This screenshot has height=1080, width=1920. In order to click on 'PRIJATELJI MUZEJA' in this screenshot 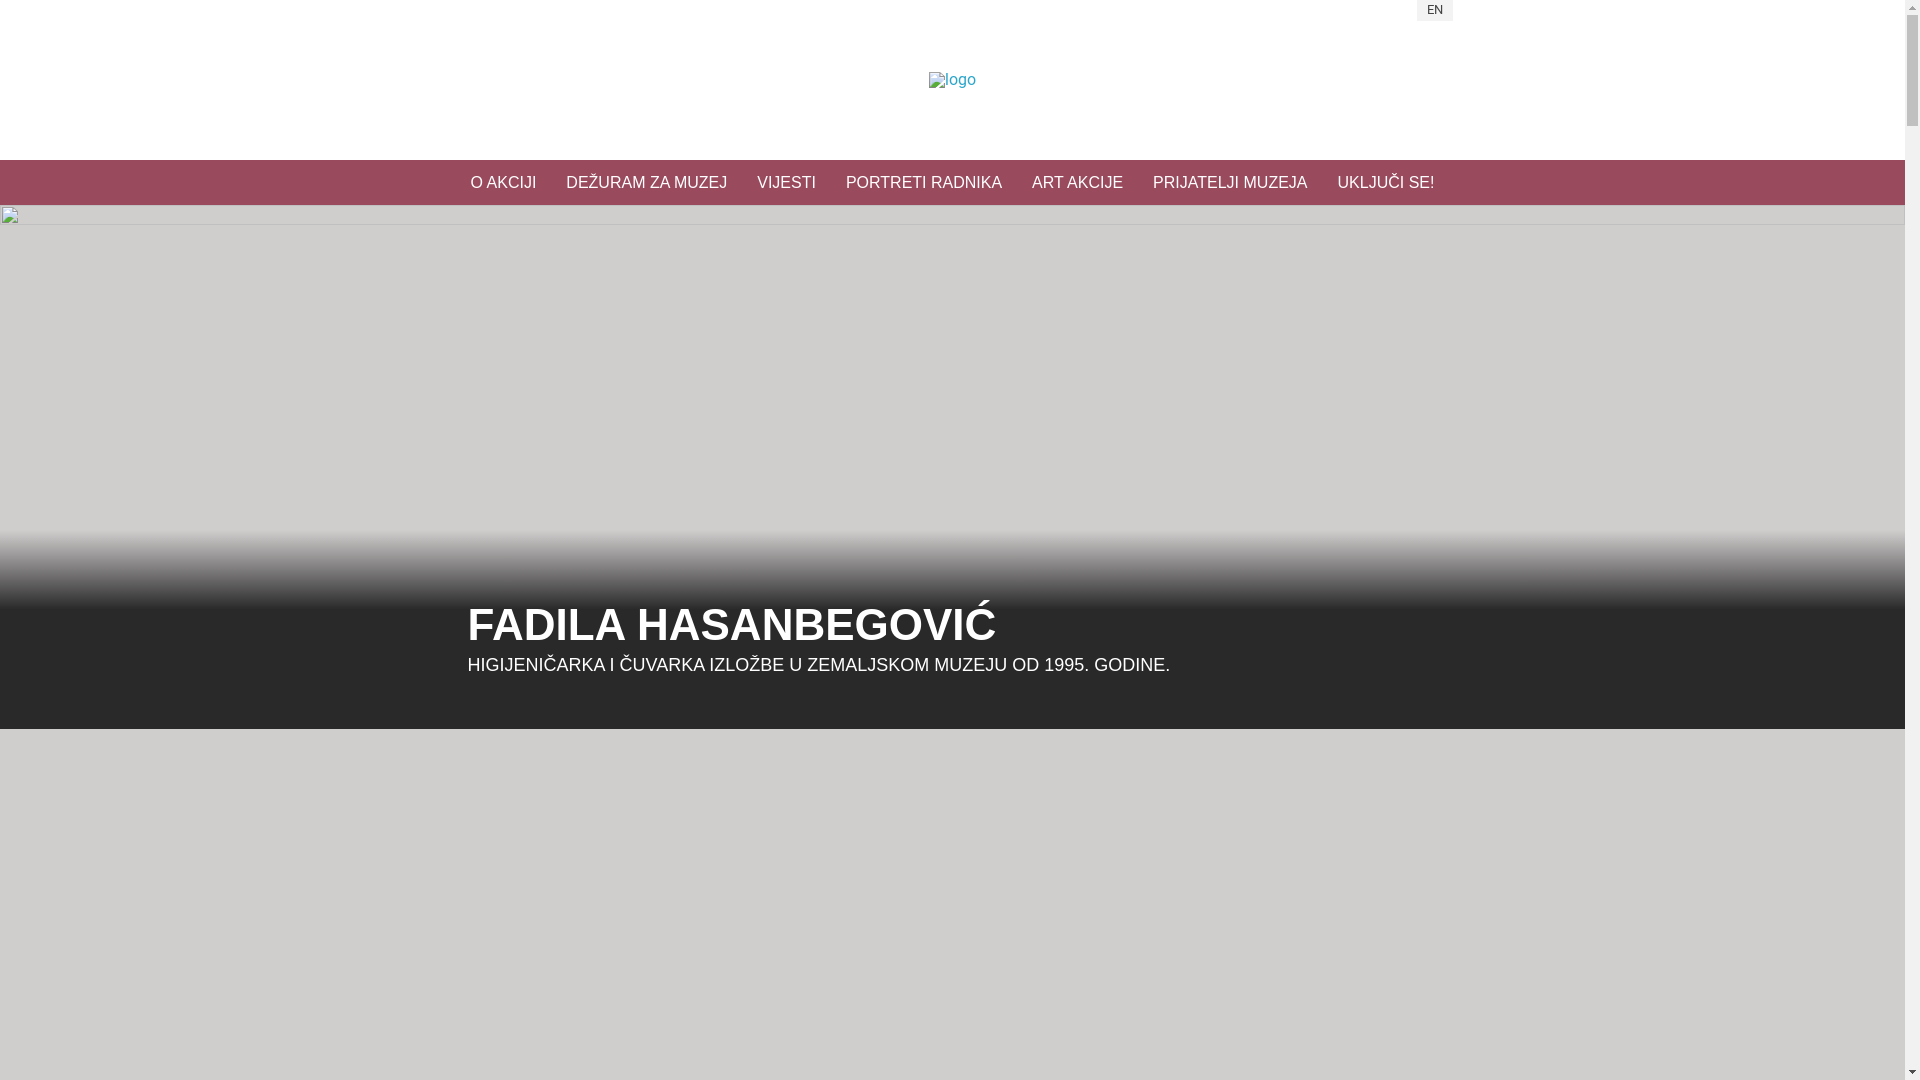, I will do `click(1228, 182)`.